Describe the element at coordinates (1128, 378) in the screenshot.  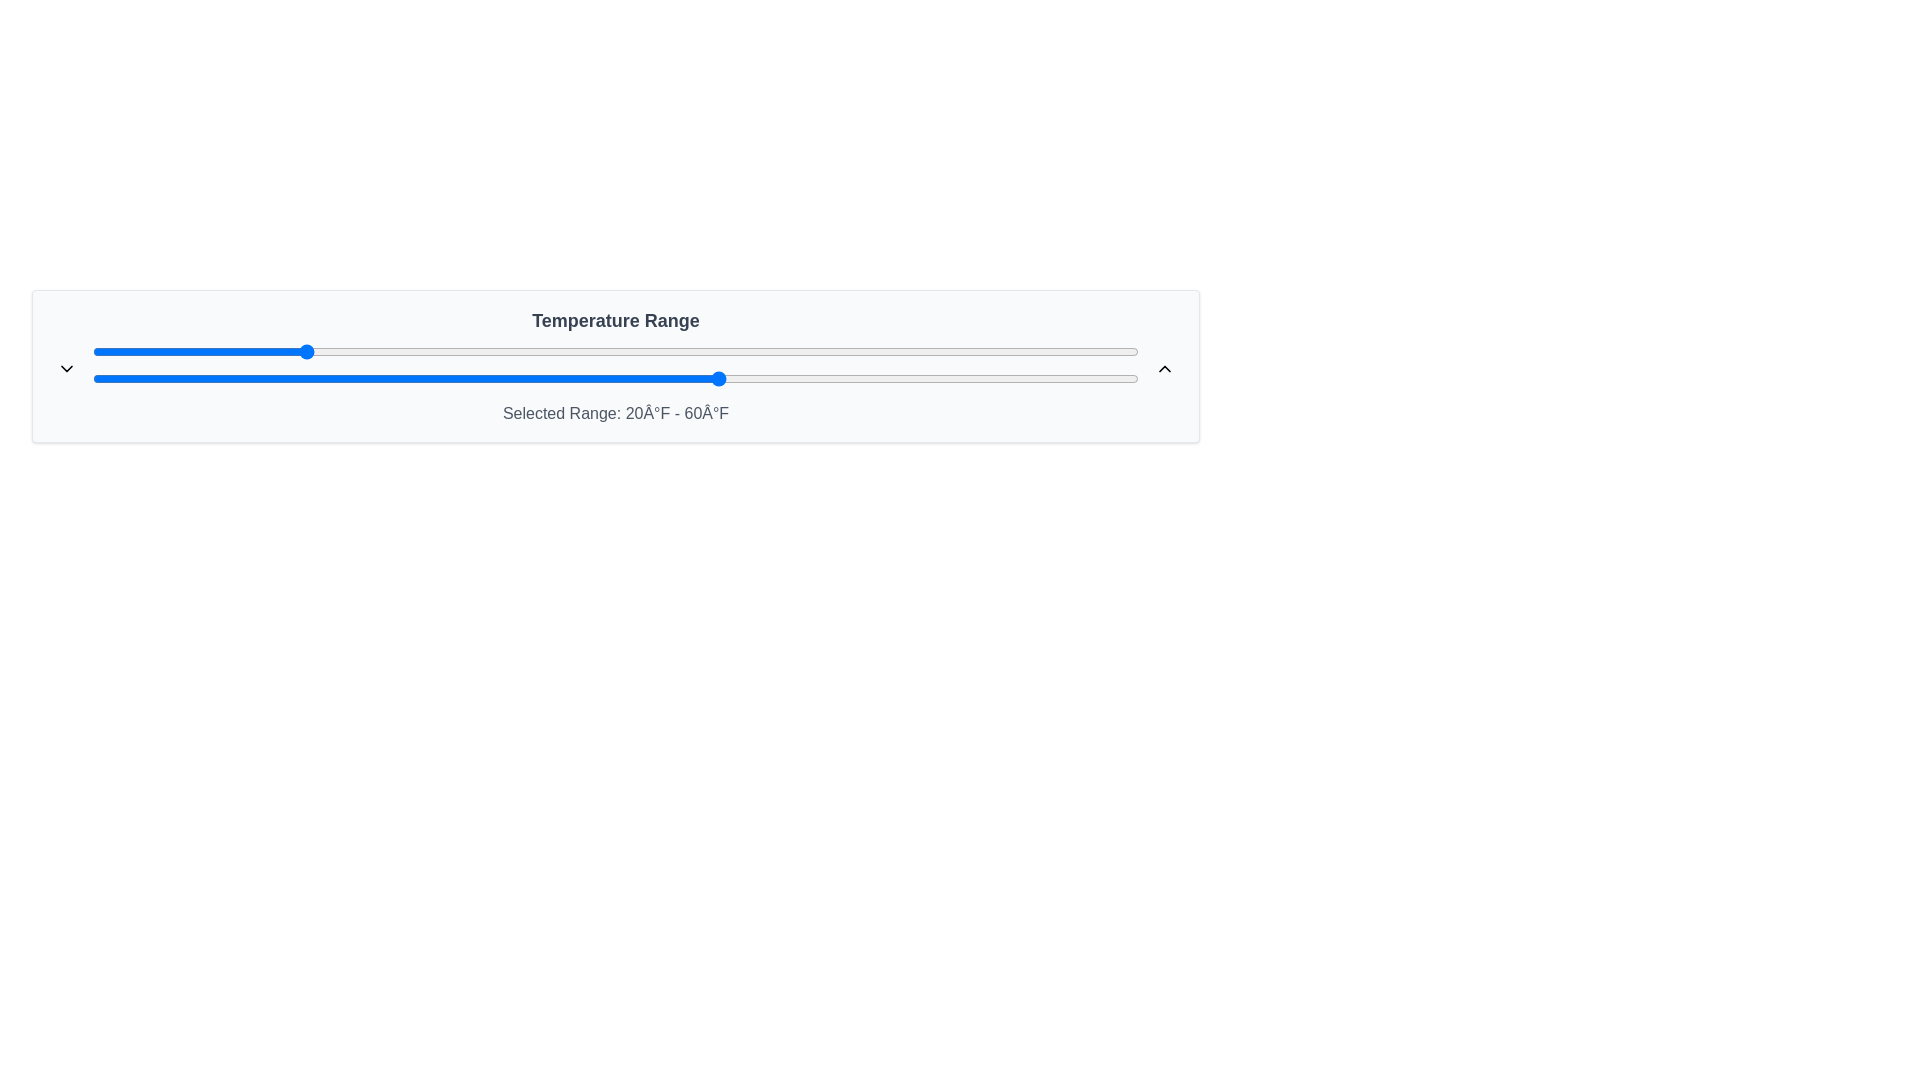
I see `the slider` at that location.